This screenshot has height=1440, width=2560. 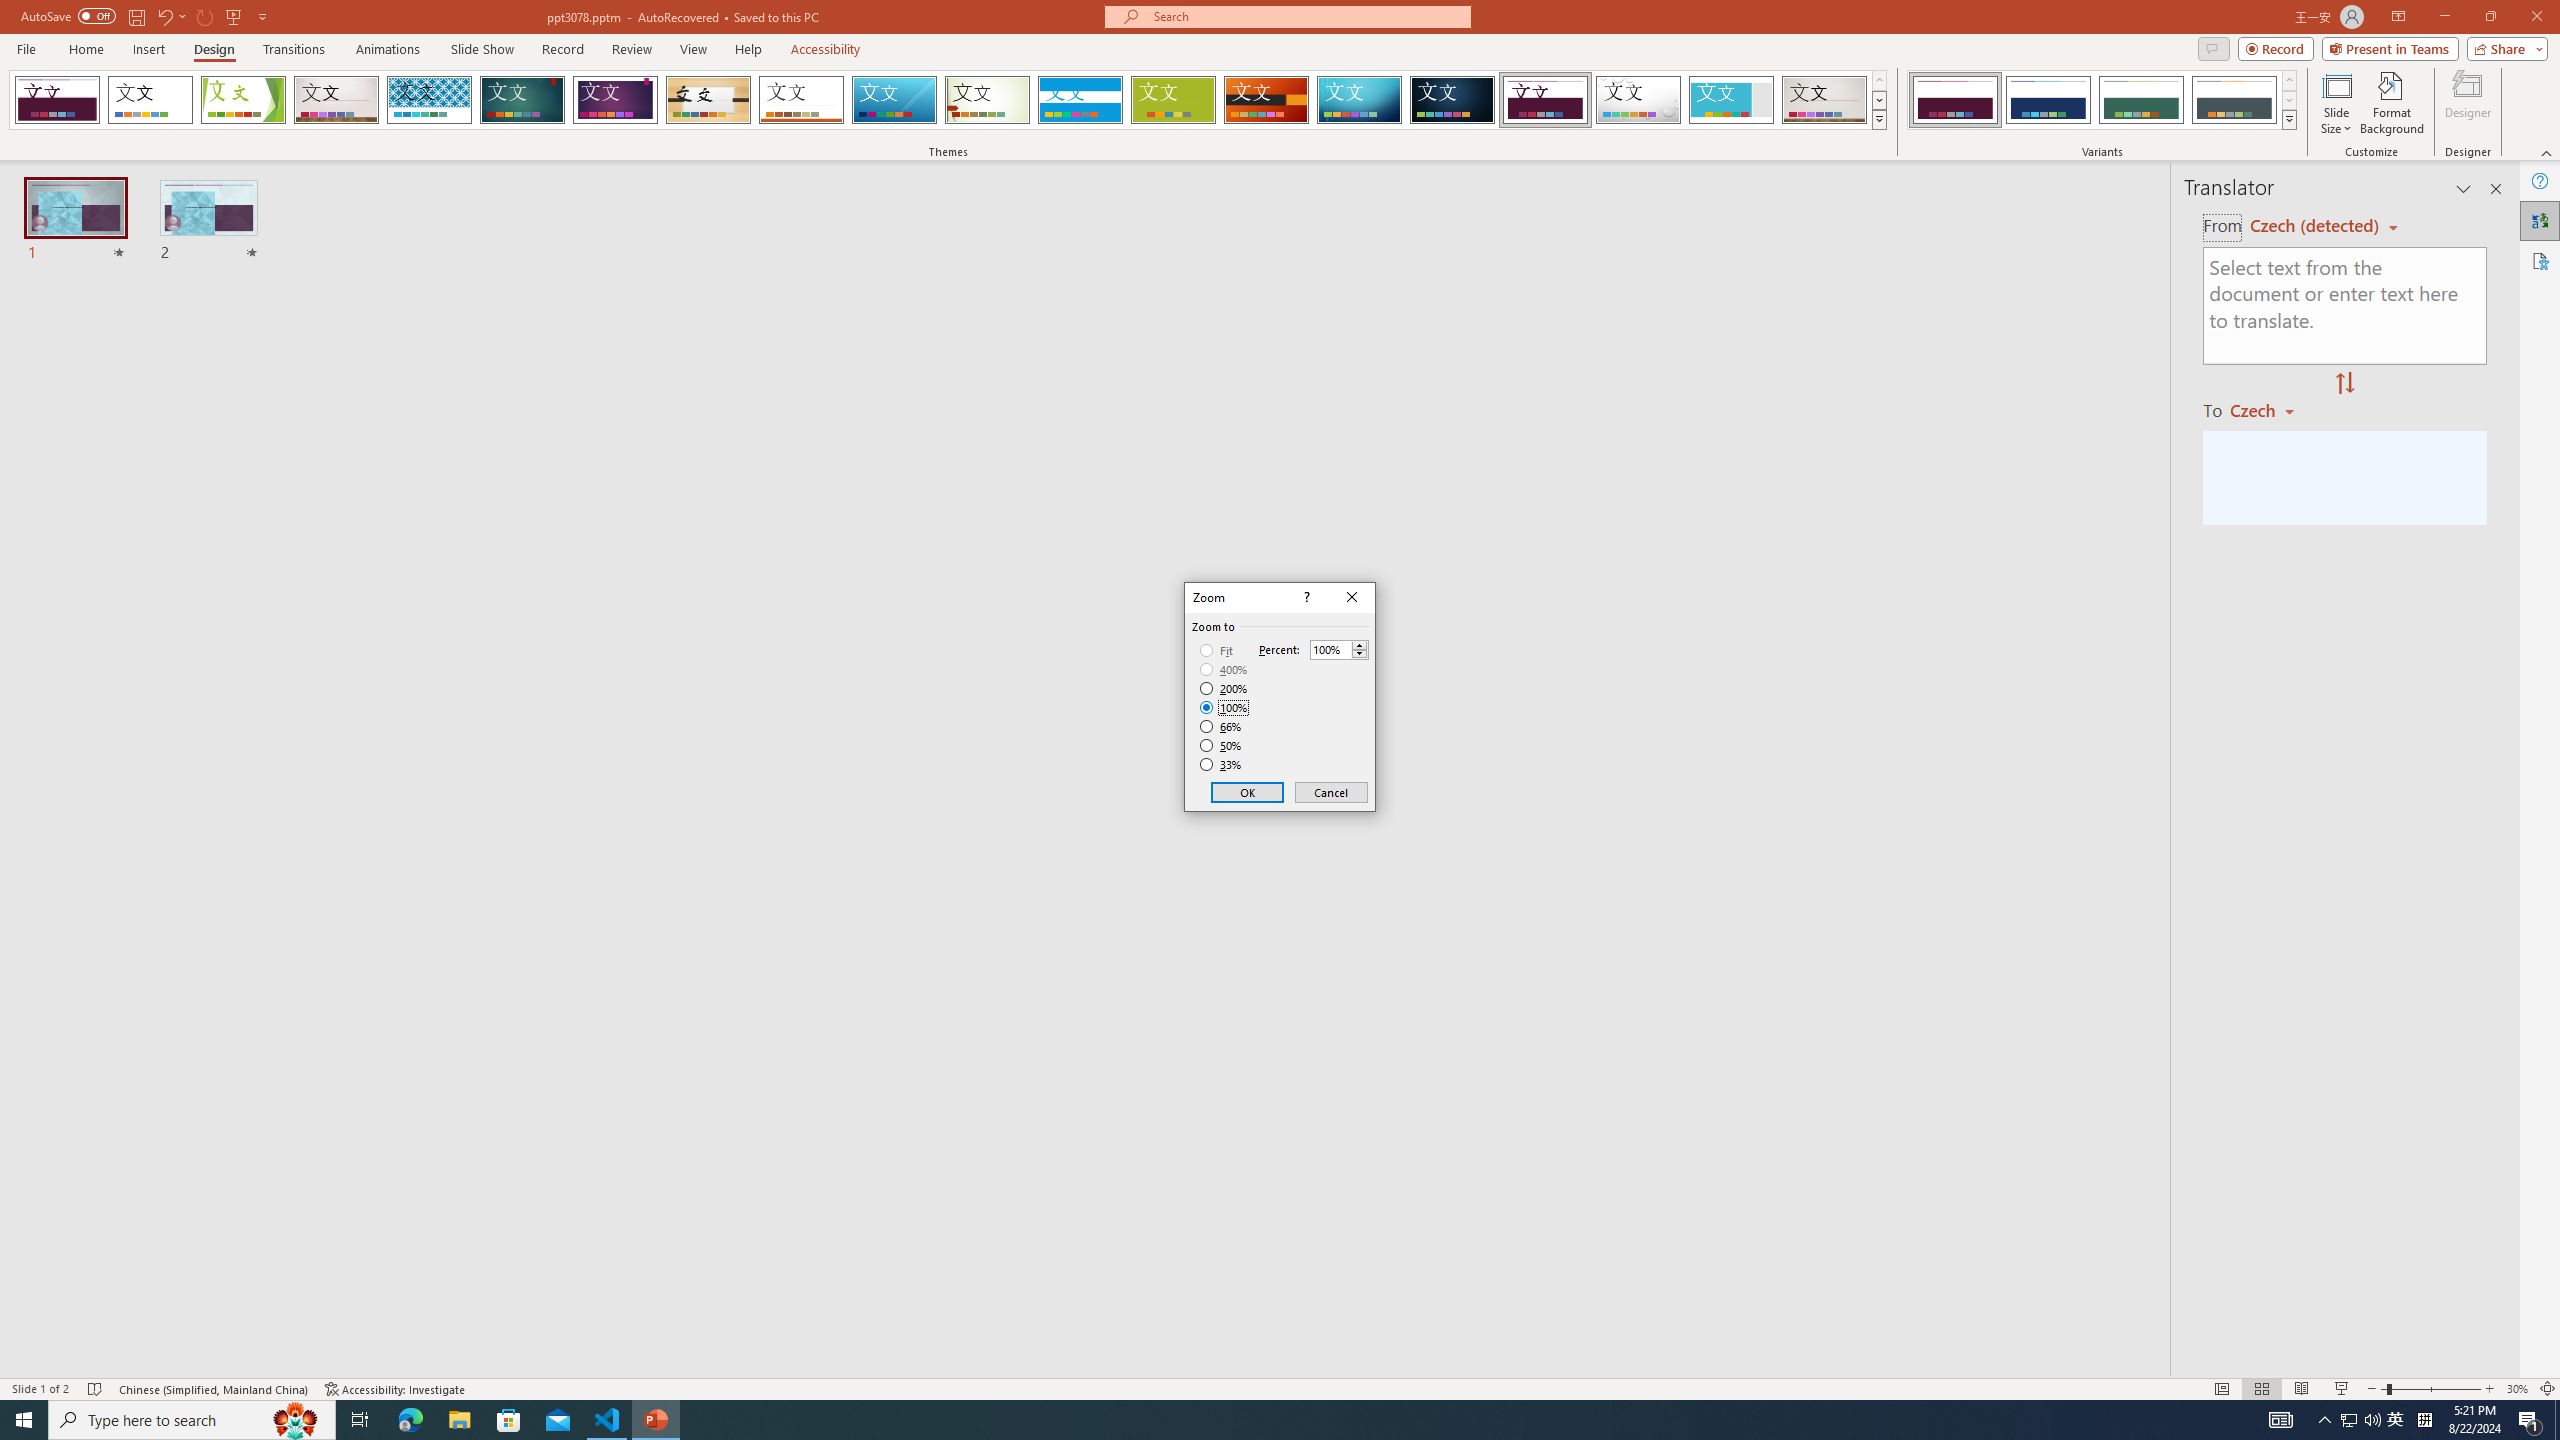 I want to click on 'Action Center, 1 new notification', so click(x=2530, y=1418).